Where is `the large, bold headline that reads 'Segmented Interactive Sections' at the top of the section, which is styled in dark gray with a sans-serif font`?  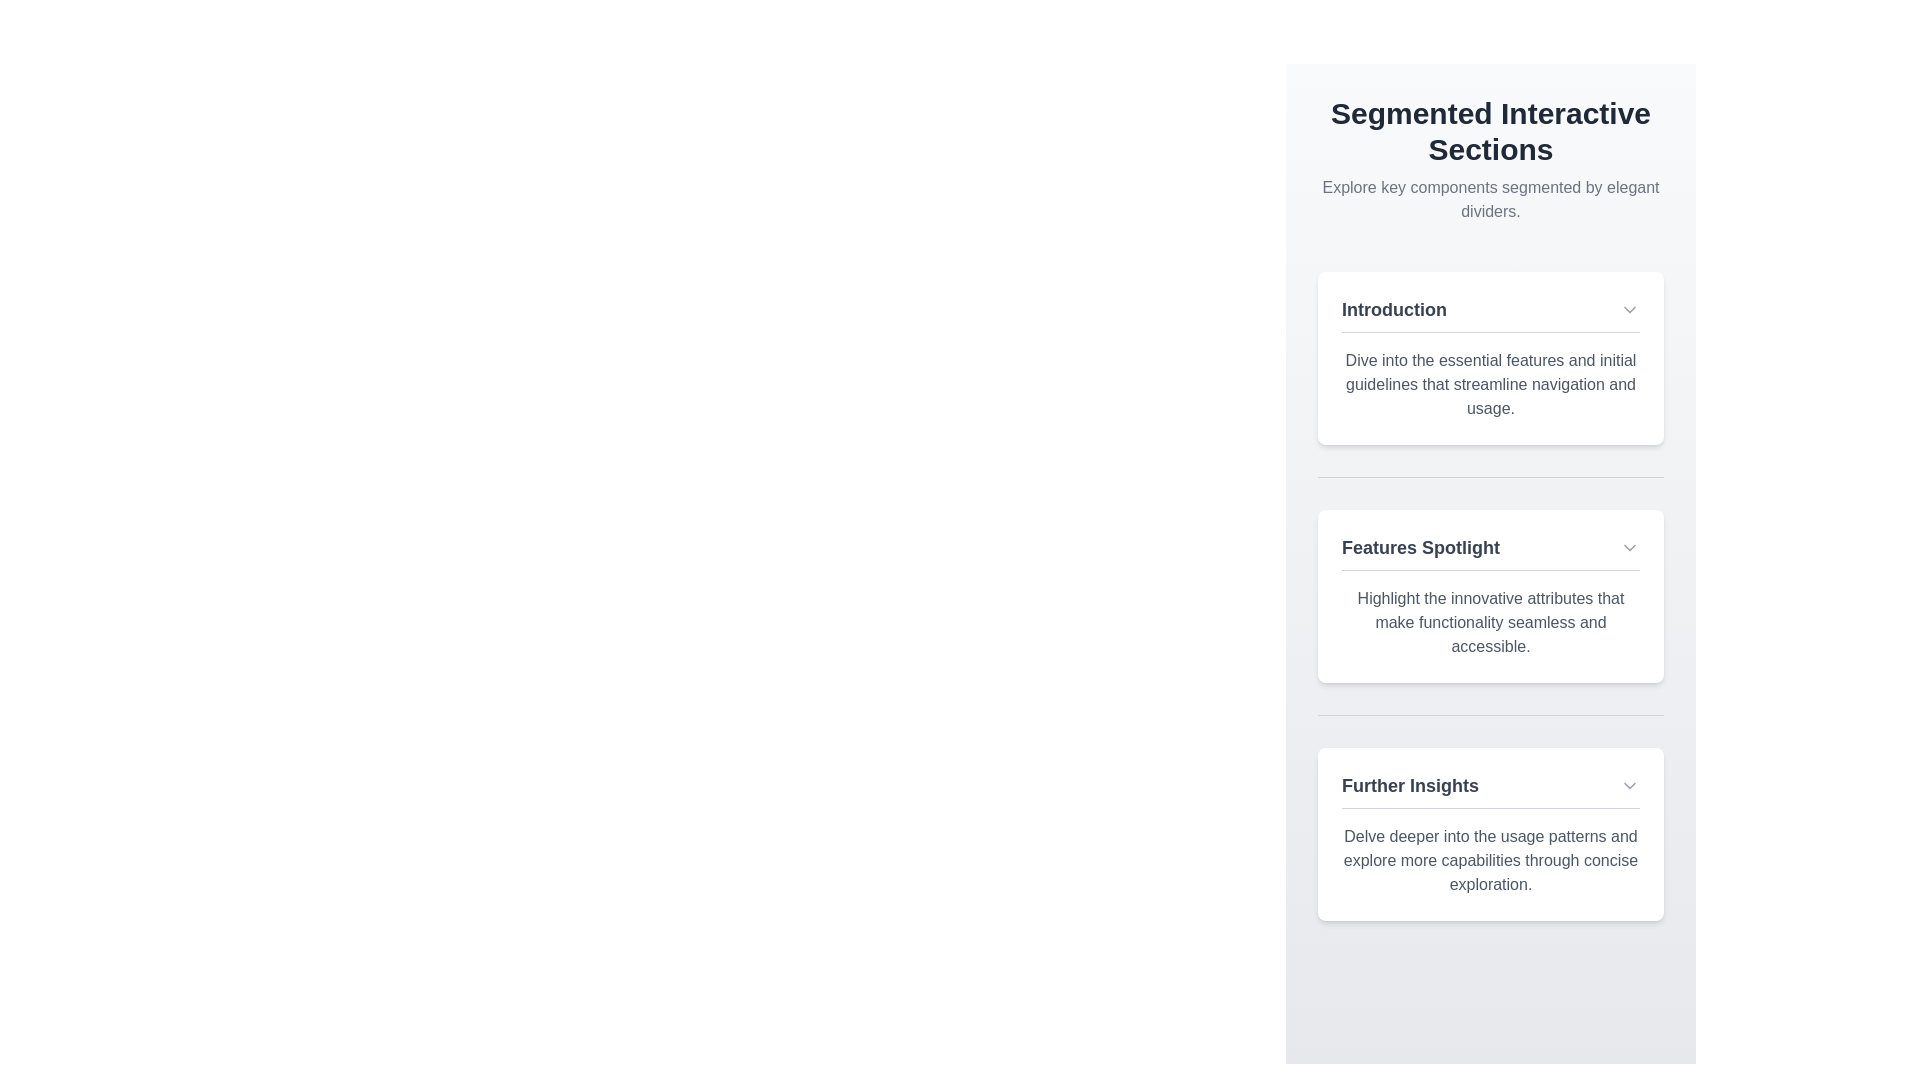 the large, bold headline that reads 'Segmented Interactive Sections' at the top of the section, which is styled in dark gray with a sans-serif font is located at coordinates (1491, 131).